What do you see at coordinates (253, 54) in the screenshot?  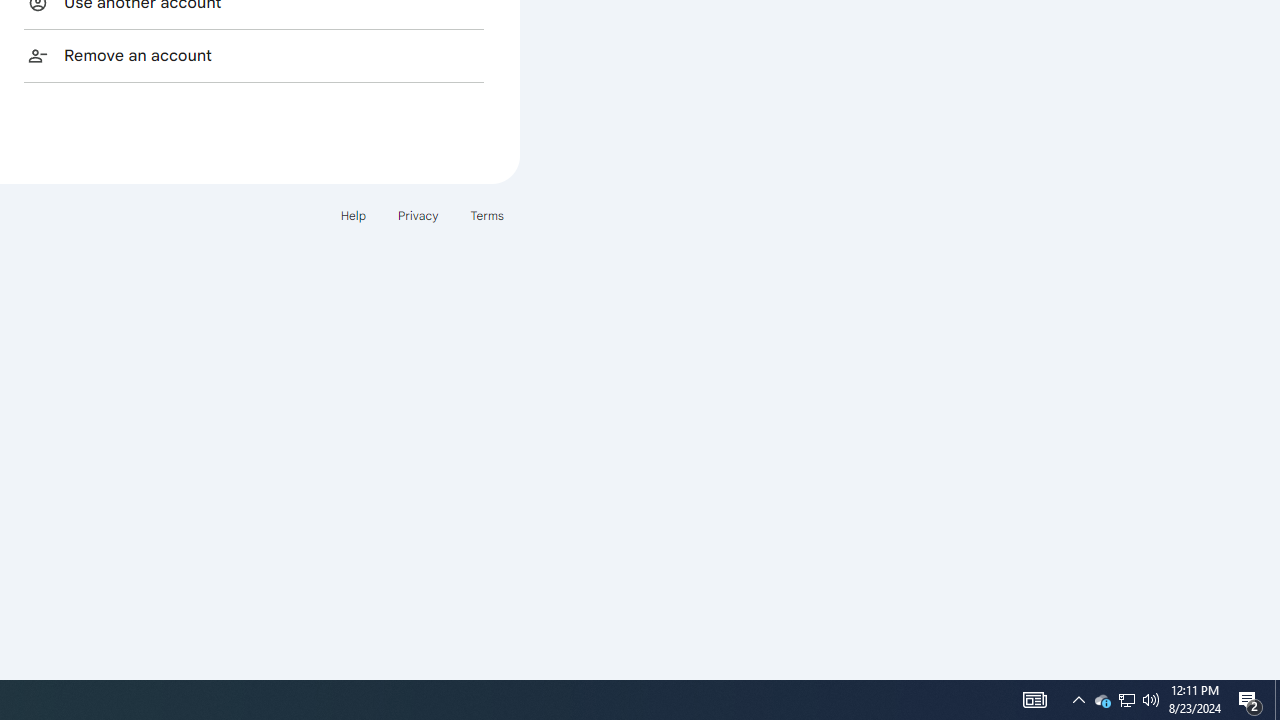 I see `'Remove an account'` at bounding box center [253, 54].